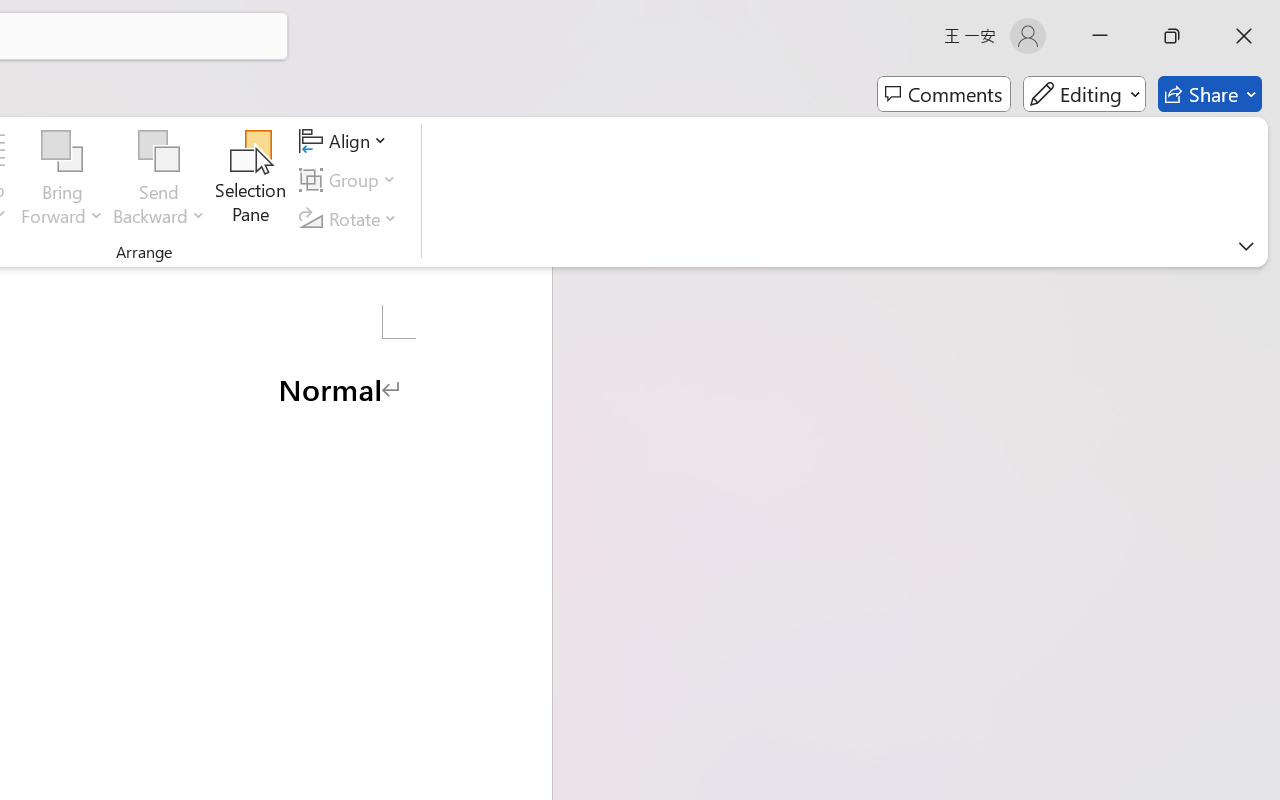 The height and width of the screenshot is (800, 1280). What do you see at coordinates (250, 179) in the screenshot?
I see `'Selection Pane...'` at bounding box center [250, 179].